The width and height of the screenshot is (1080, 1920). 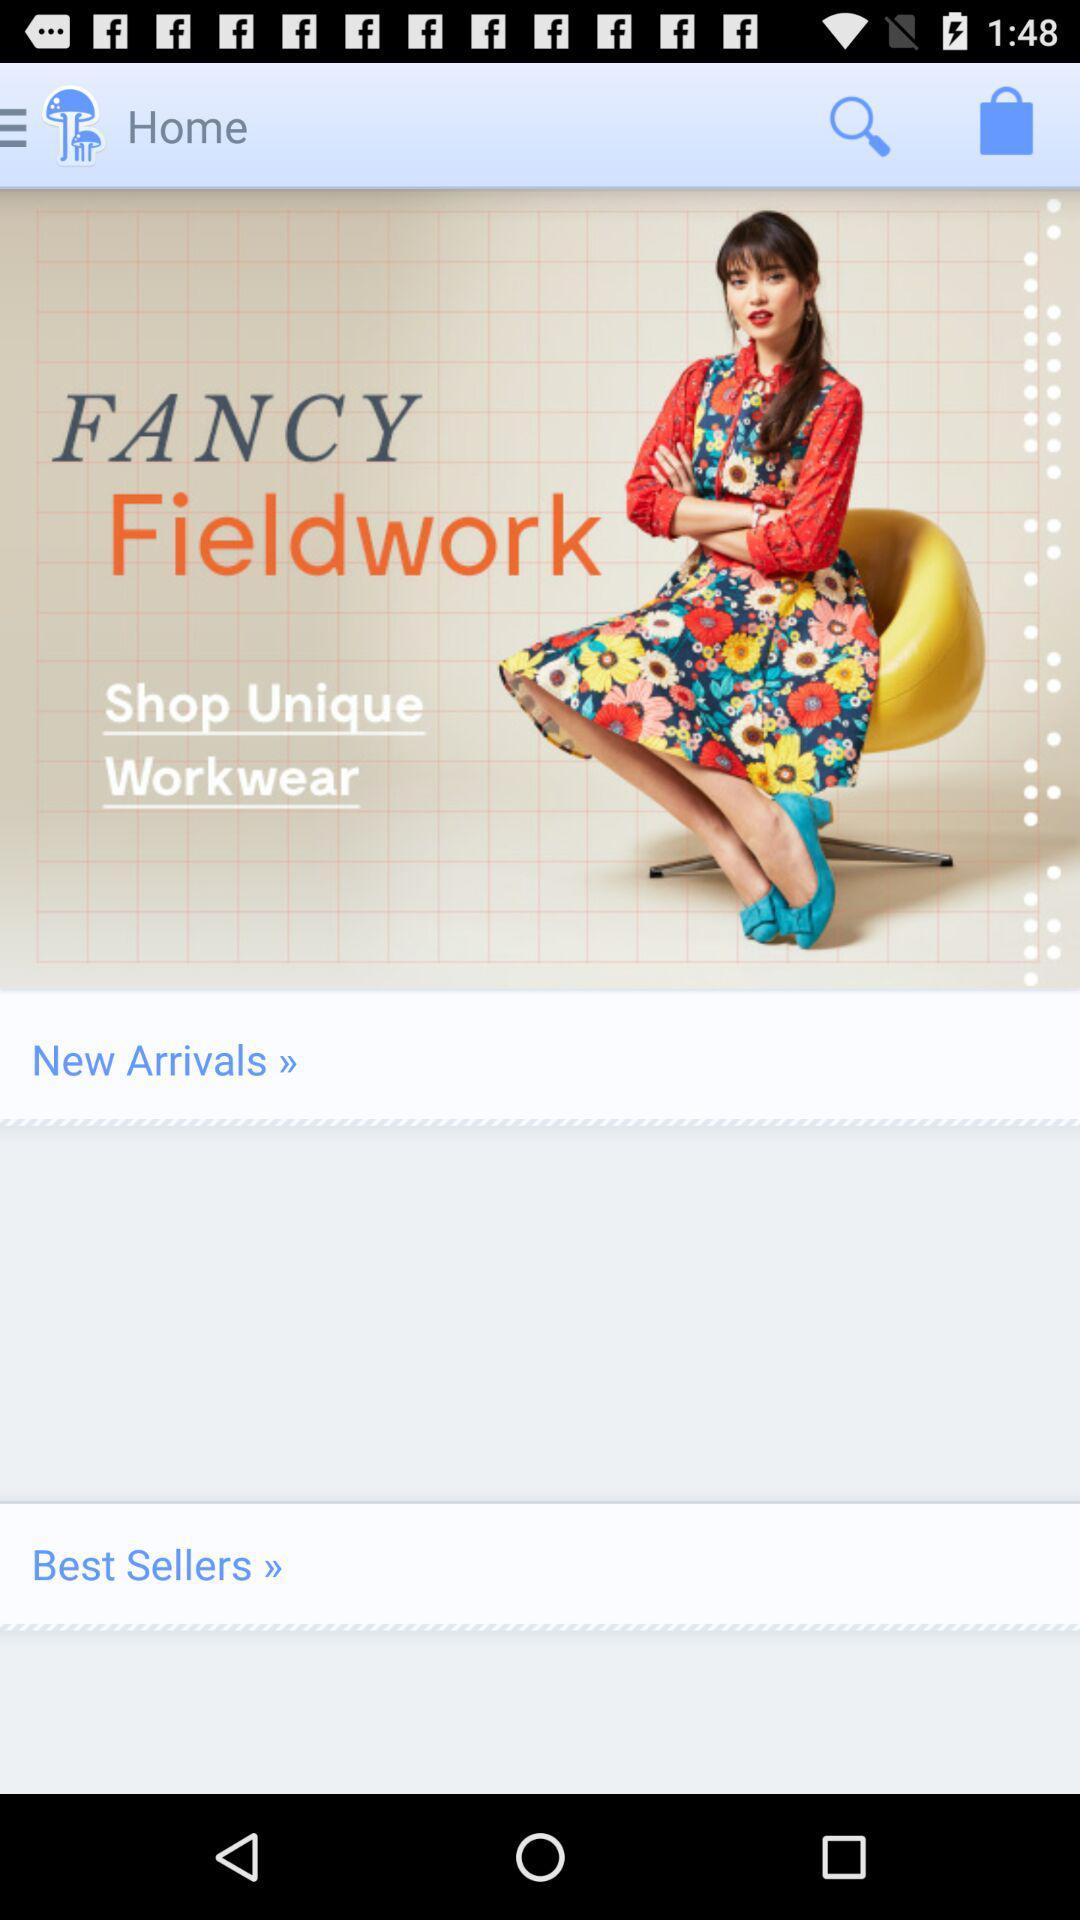 I want to click on icon next to home icon, so click(x=858, y=124).